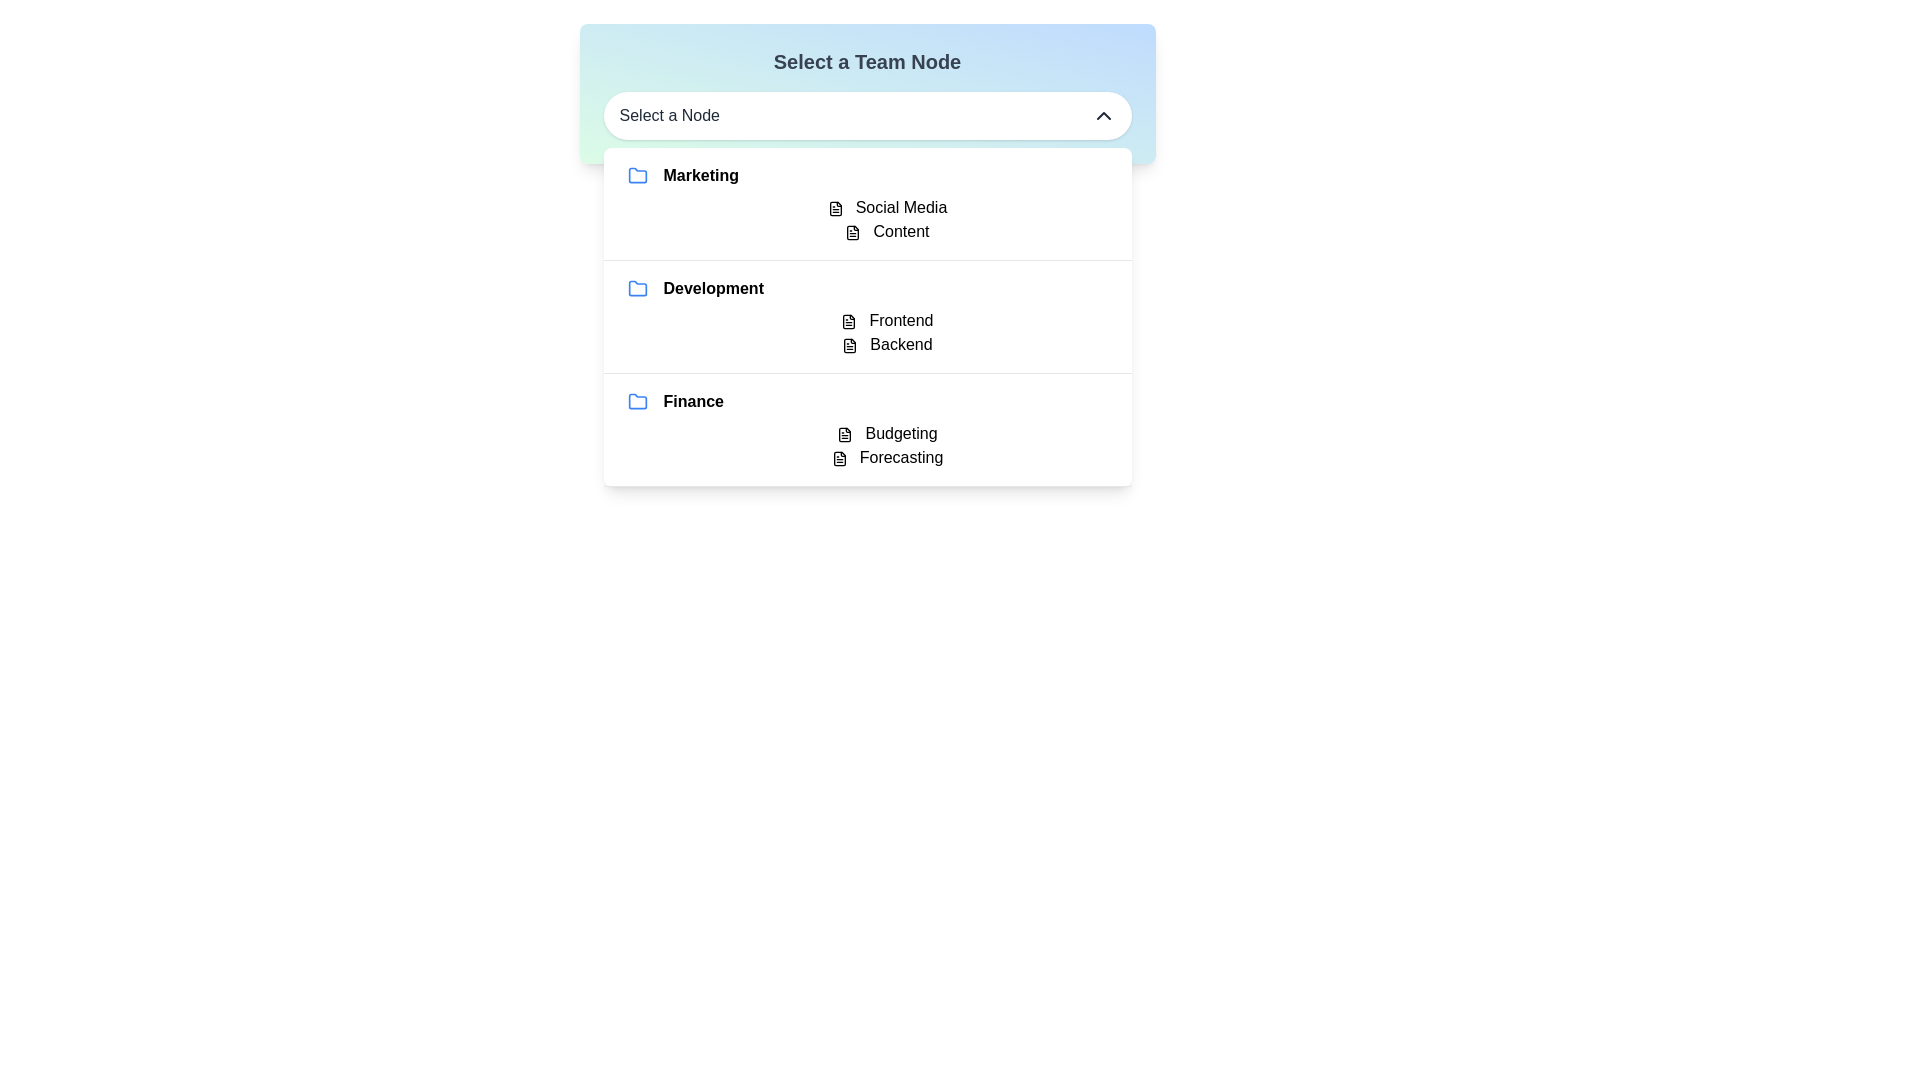 This screenshot has width=1920, height=1080. Describe the element at coordinates (867, 316) in the screenshot. I see `the 'Frontend' sub-item within the 'Development' category in the navigation menu` at that location.